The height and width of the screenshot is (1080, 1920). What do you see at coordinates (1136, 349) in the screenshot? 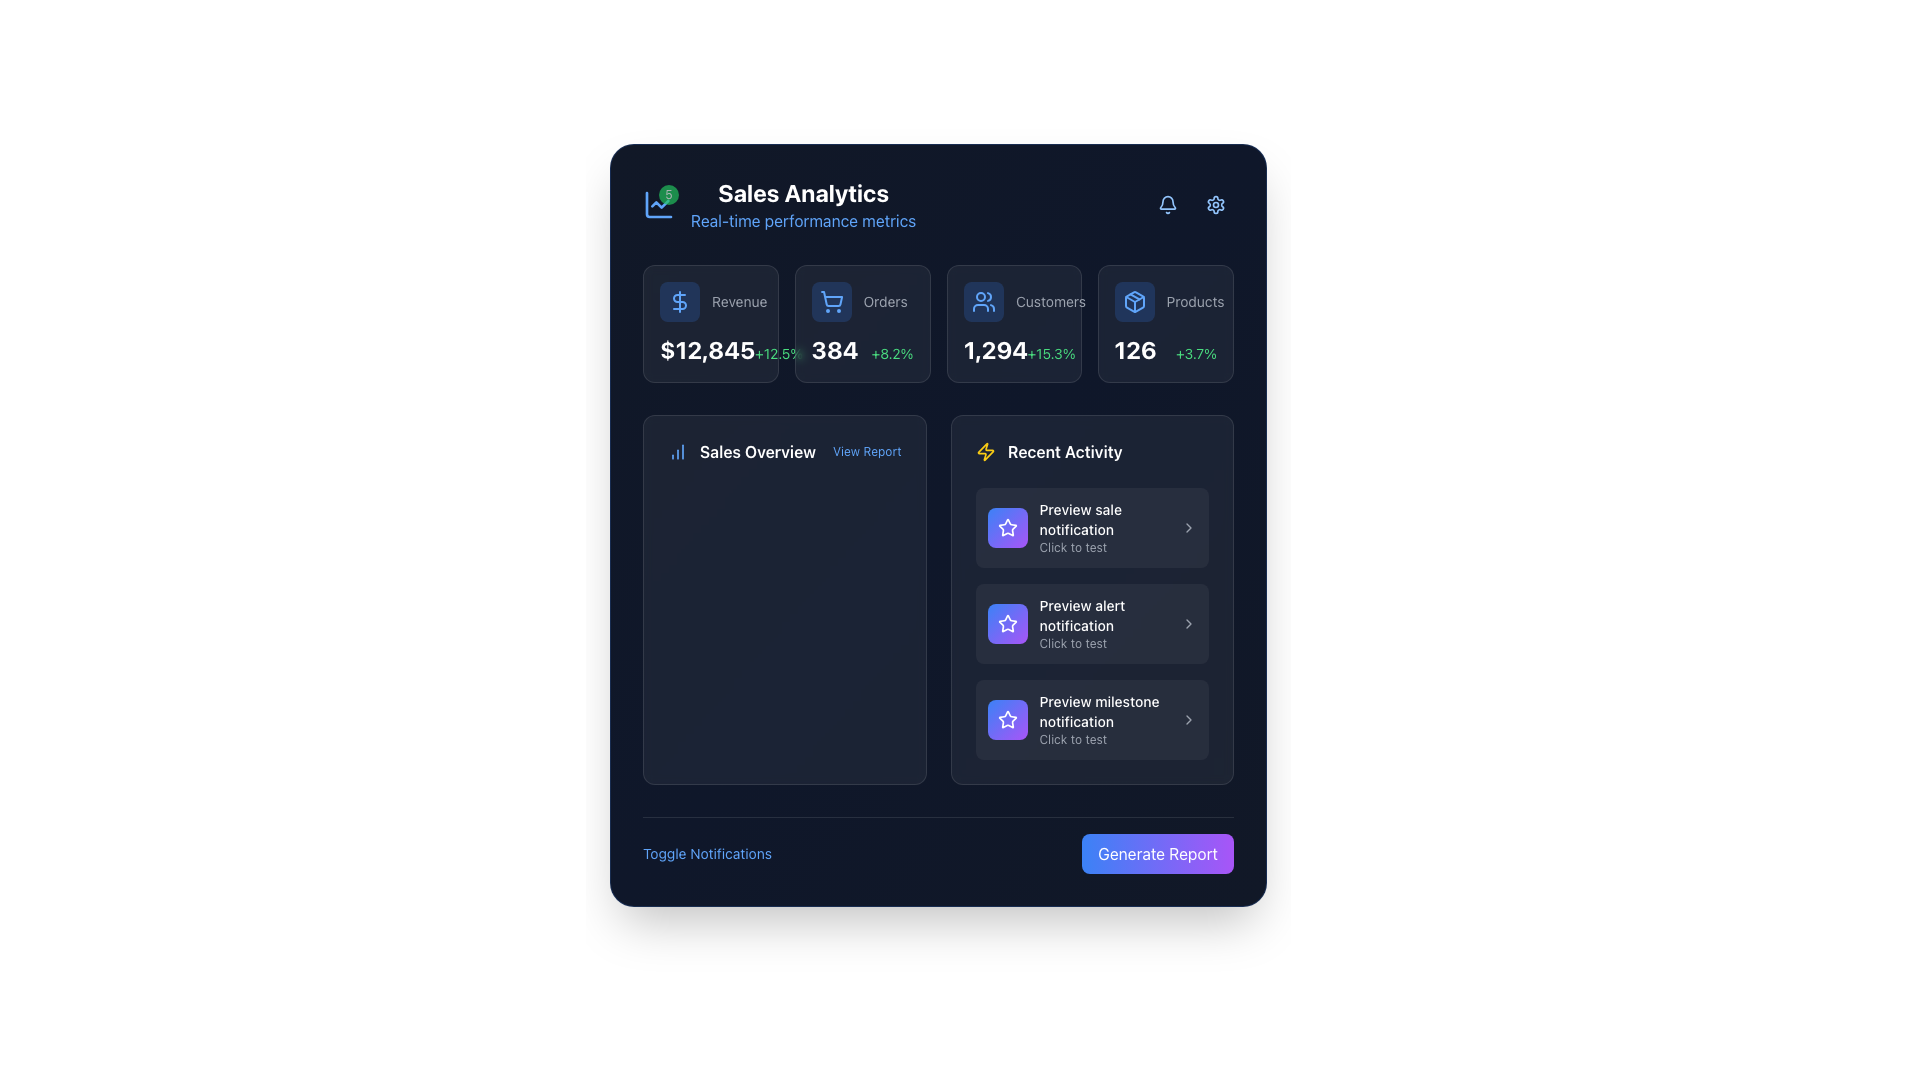
I see `the Text Display element that shows the total count of products in the Products card located in the top-right corner of the dashboard` at bounding box center [1136, 349].